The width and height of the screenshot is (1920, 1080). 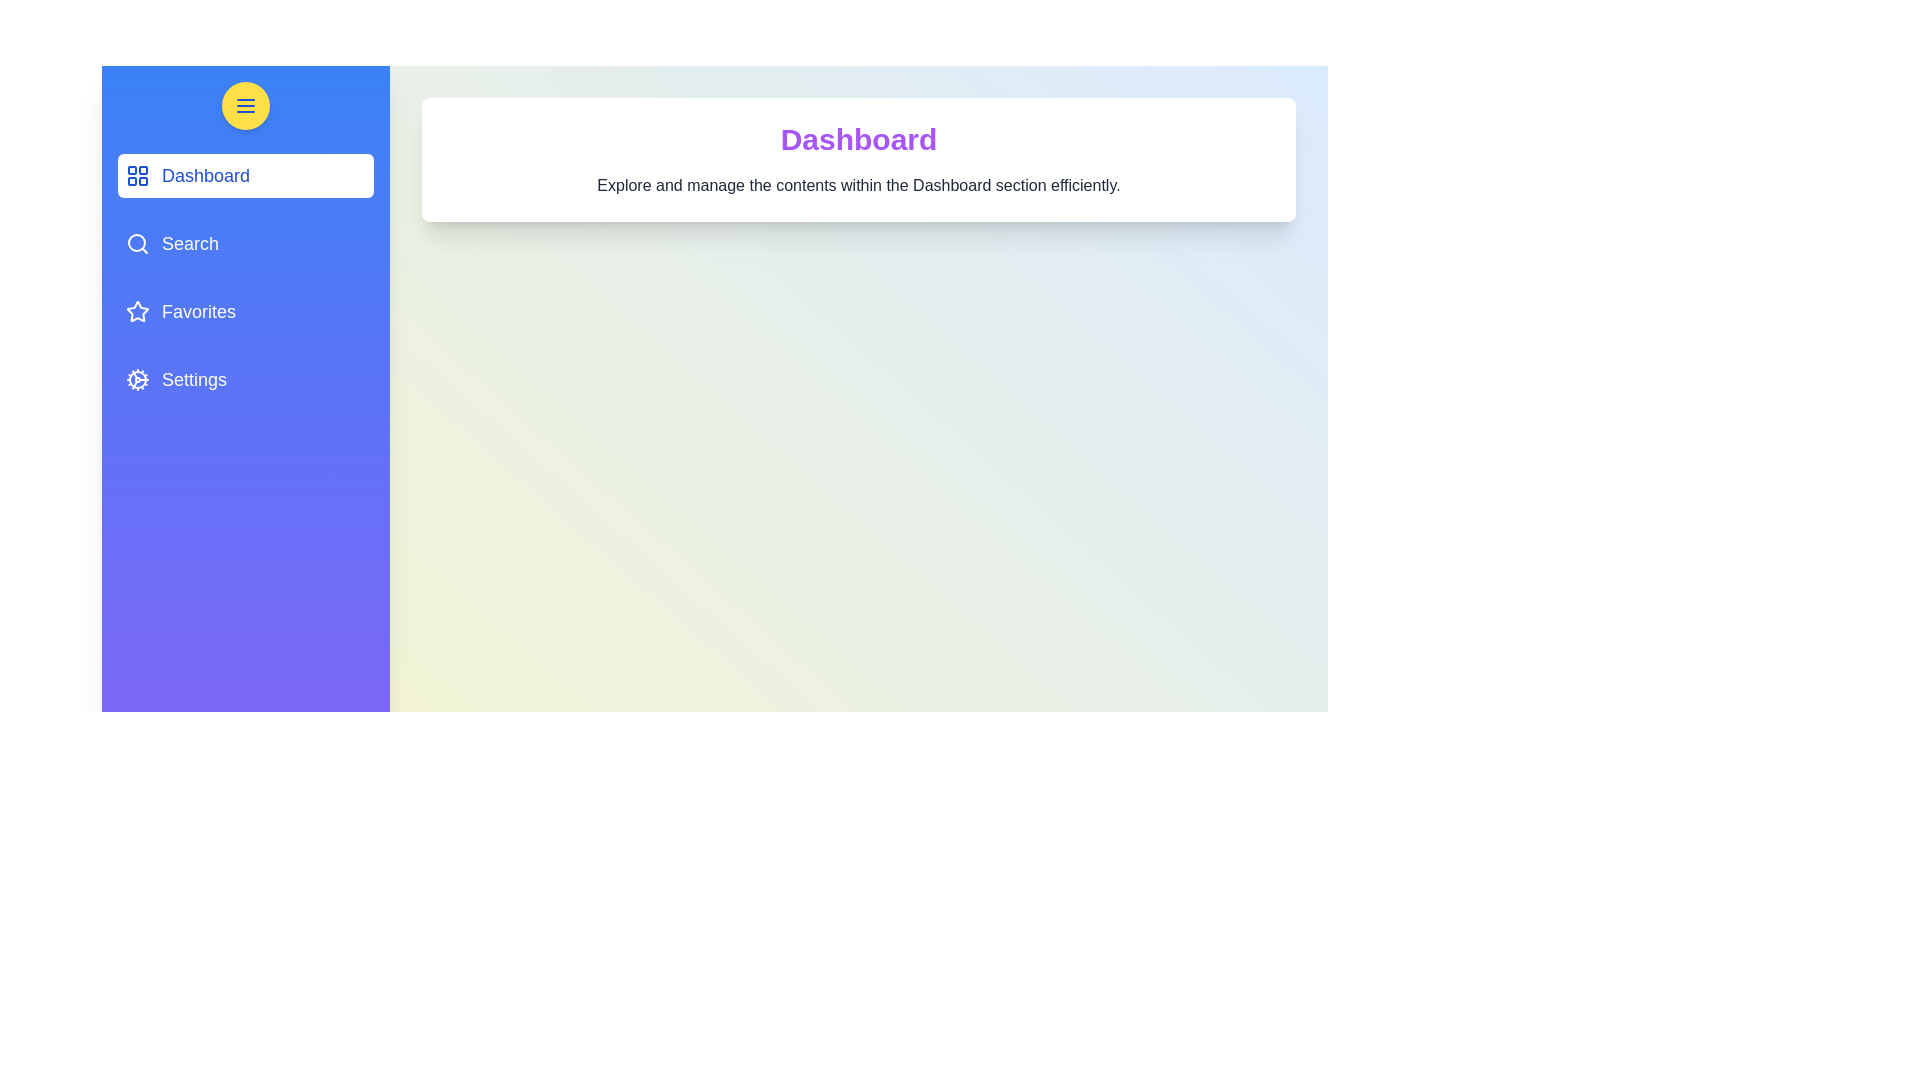 What do you see at coordinates (244, 380) in the screenshot?
I see `the navigation item labeled Settings to view its hover effect` at bounding box center [244, 380].